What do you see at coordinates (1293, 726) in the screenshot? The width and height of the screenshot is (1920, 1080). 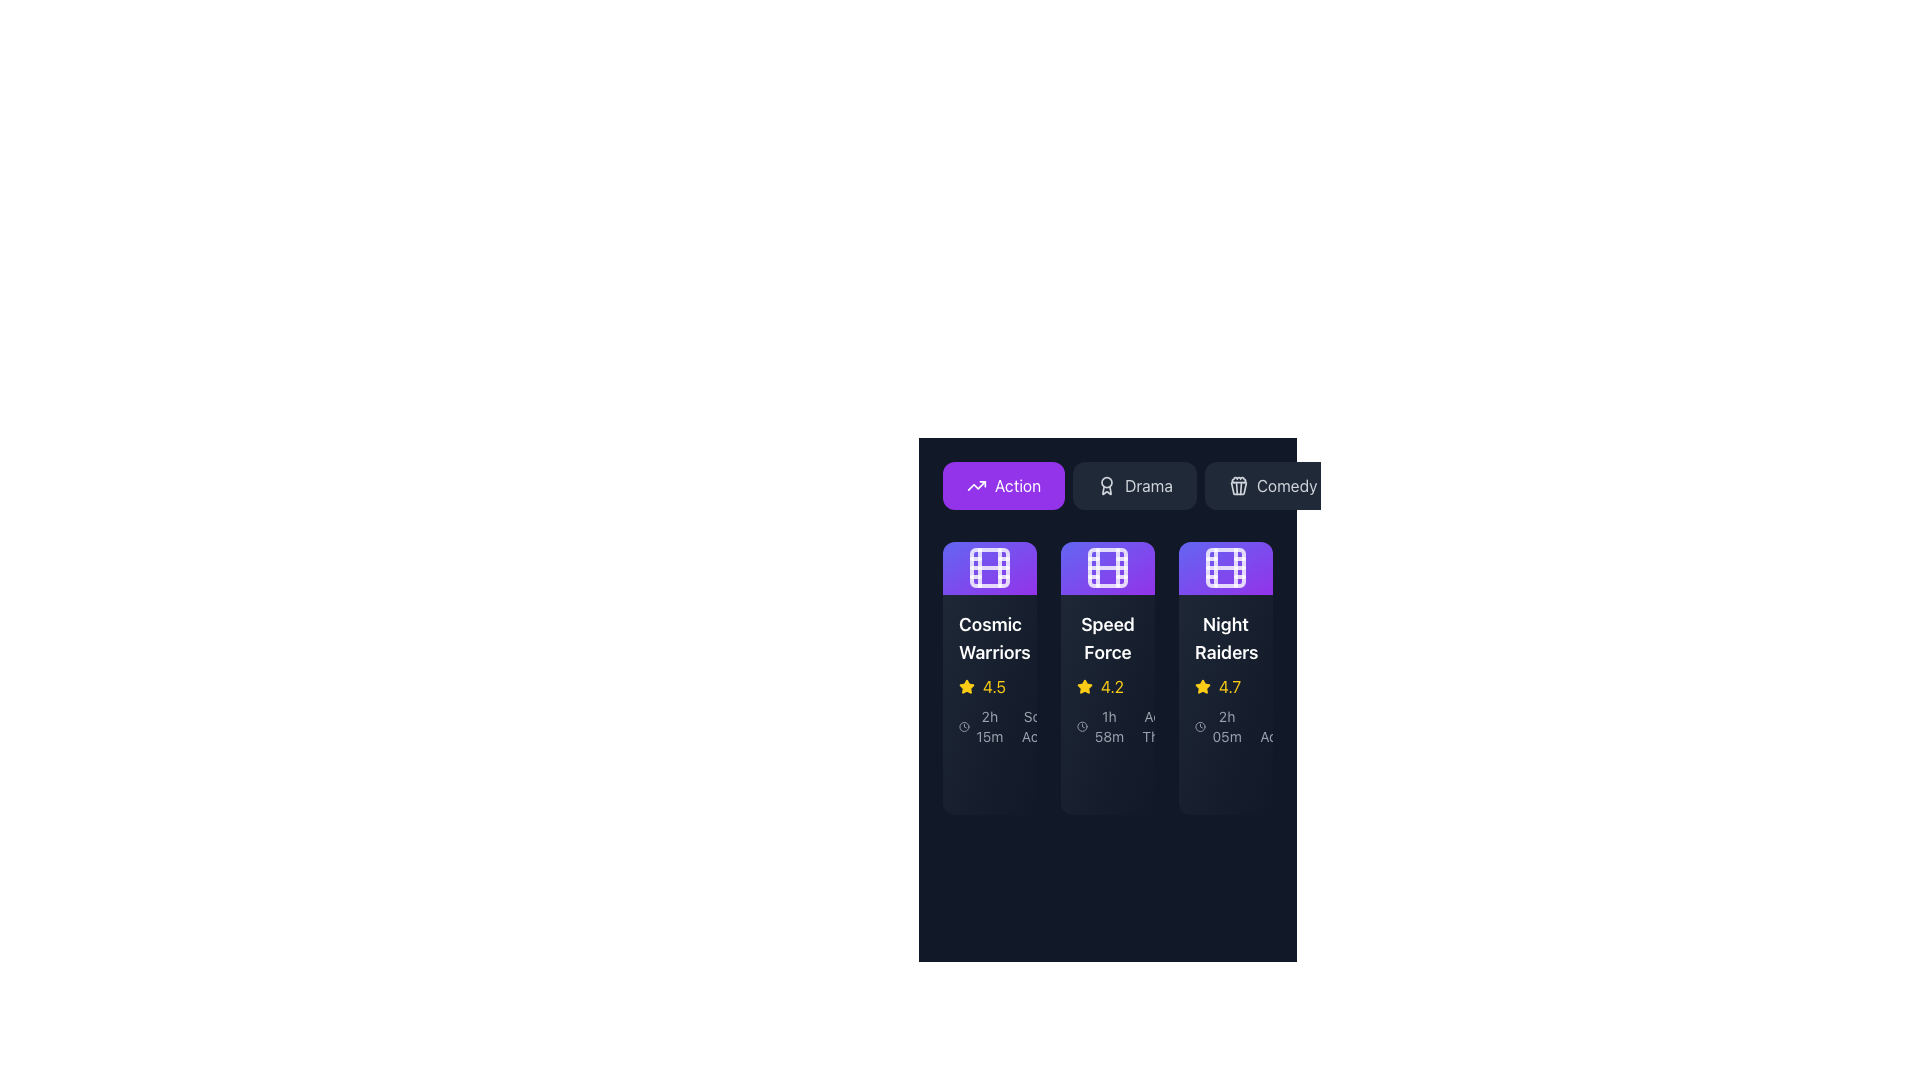 I see `the text label displaying 'Action Adventure' located in the bottom section of the movie card for 'Night Raiders', positioned to the right of the duration text '2h 05m'` at bounding box center [1293, 726].